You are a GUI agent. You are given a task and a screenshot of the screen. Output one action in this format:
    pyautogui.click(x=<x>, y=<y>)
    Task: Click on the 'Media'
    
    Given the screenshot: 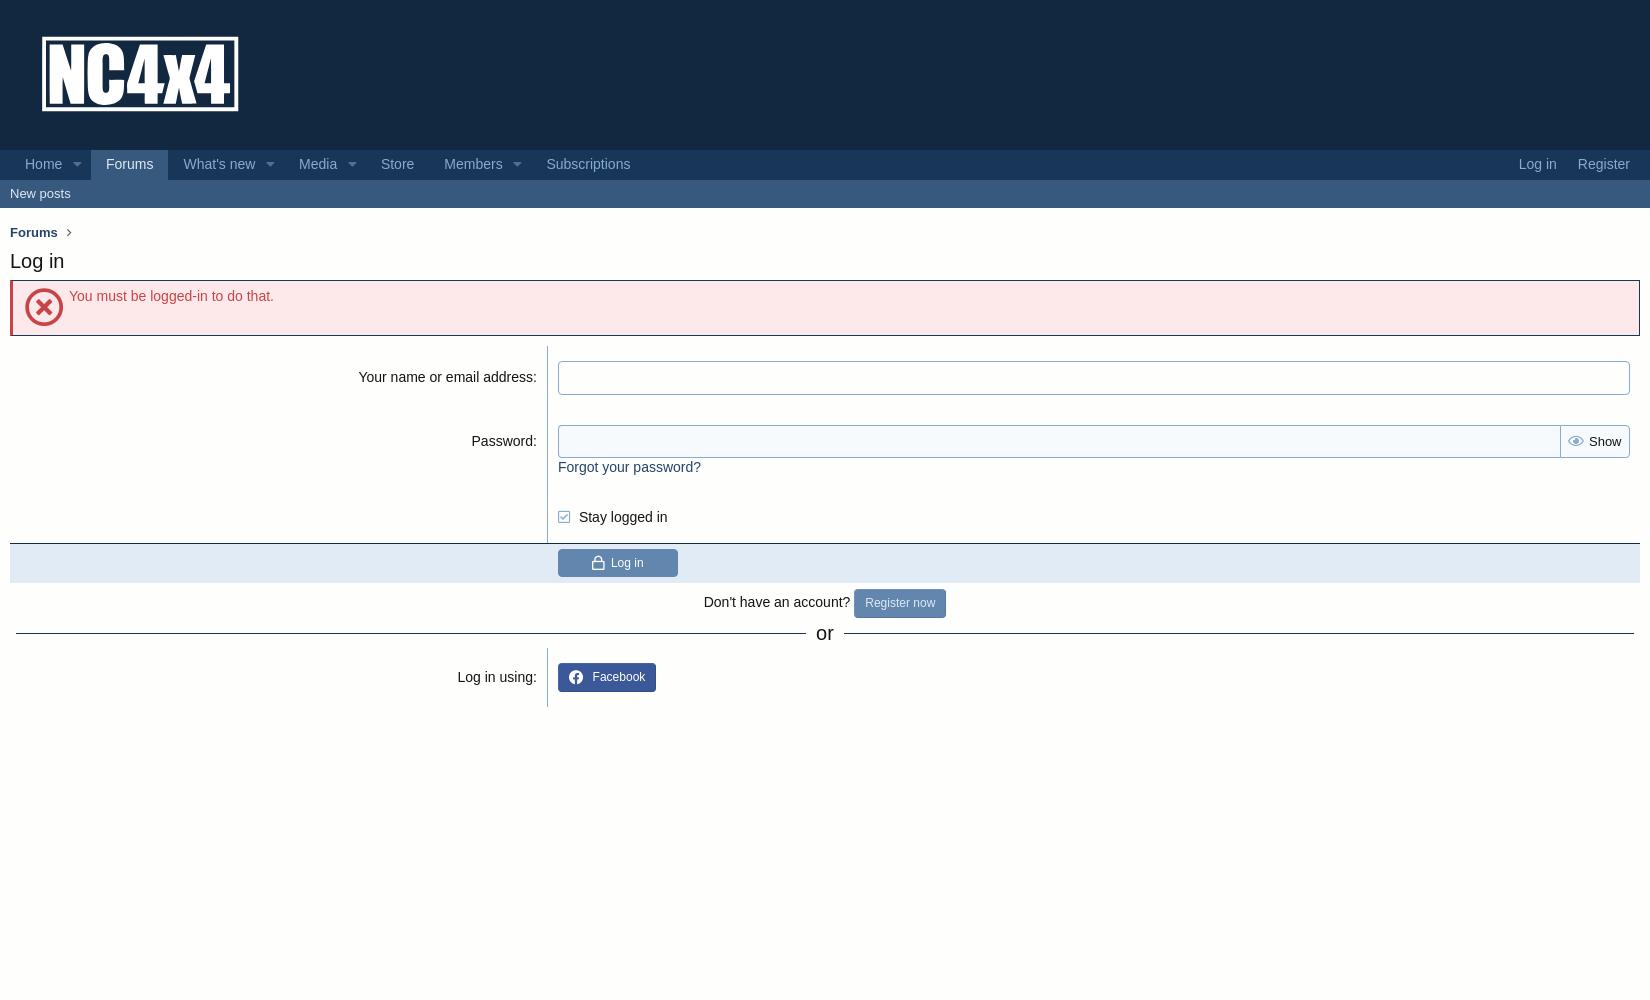 What is the action you would take?
    pyautogui.click(x=317, y=164)
    